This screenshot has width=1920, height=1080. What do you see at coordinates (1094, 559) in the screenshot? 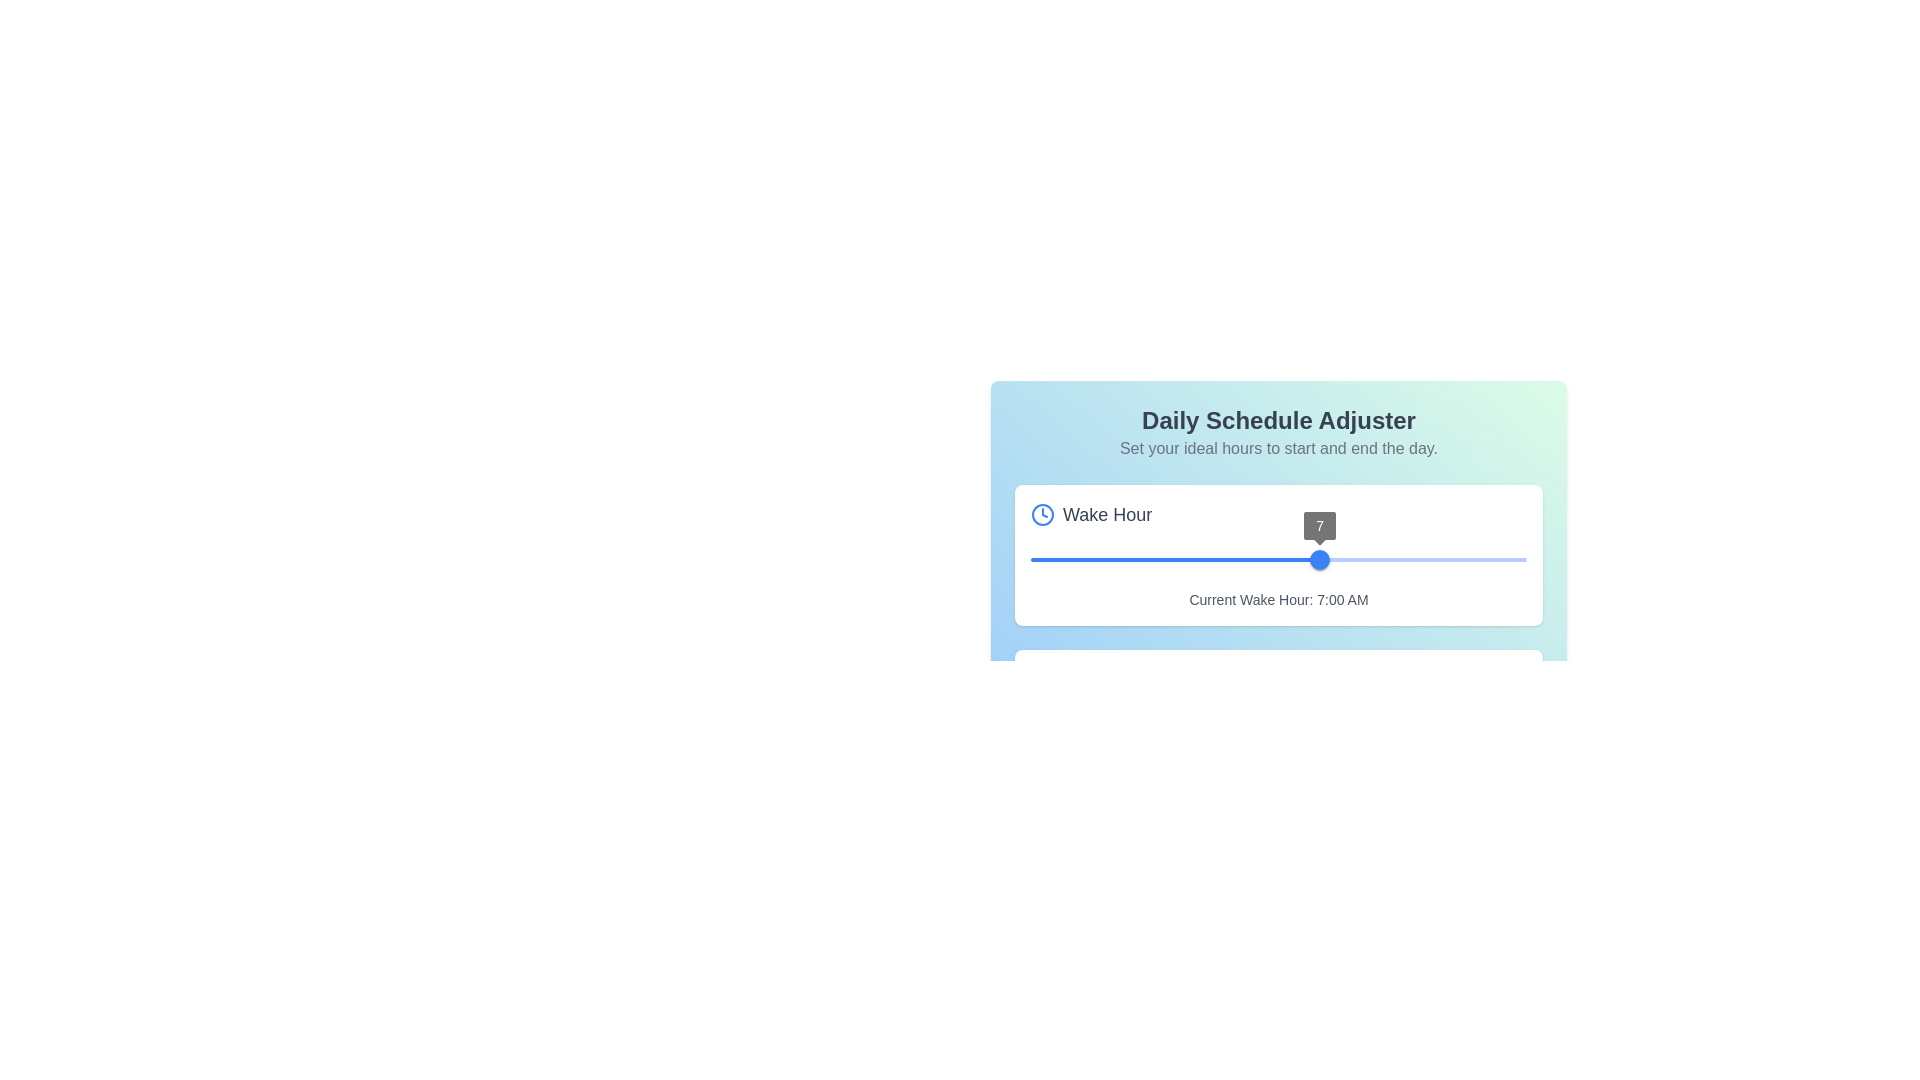
I see `the wake hour` at bounding box center [1094, 559].